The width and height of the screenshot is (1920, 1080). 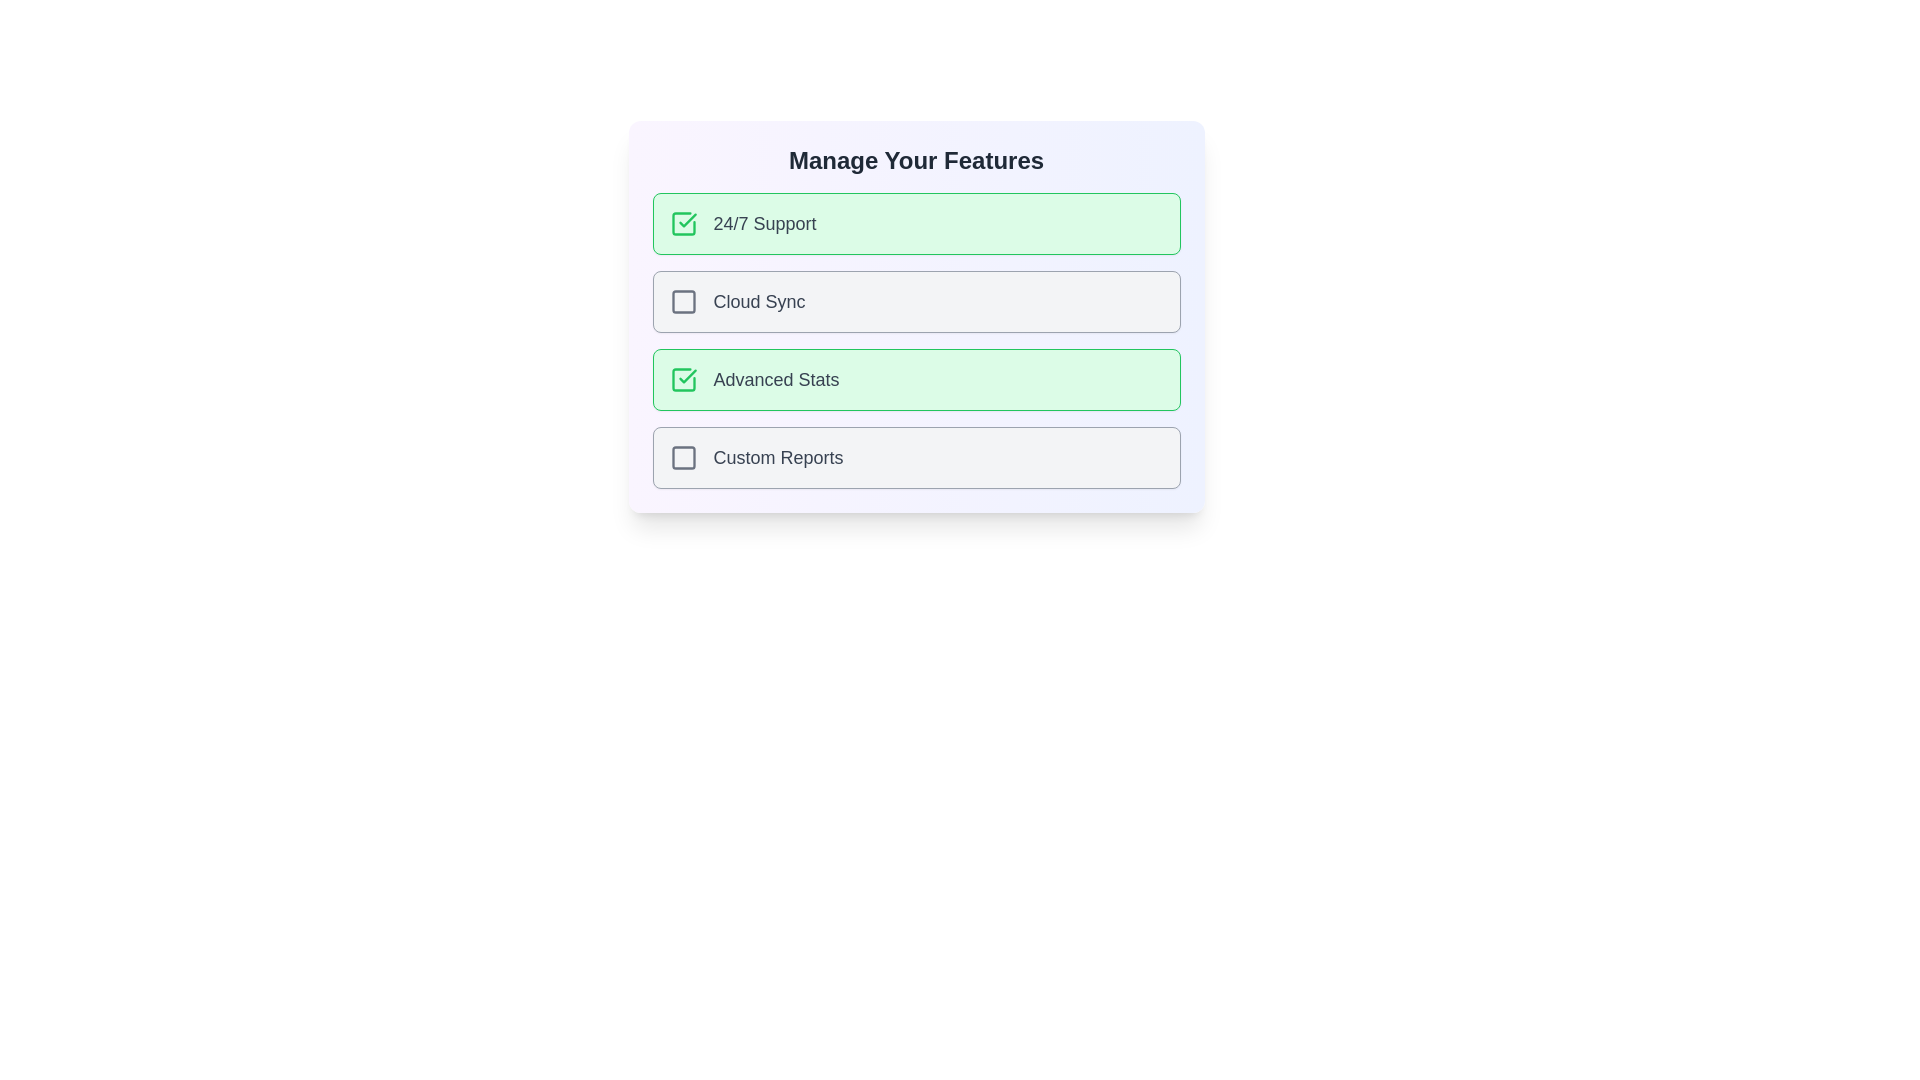 I want to click on the '24/7 Support' text label, which is styled in medium gray font and located next to a green checkmark icon, to associate it with its respective feature, so click(x=764, y=223).